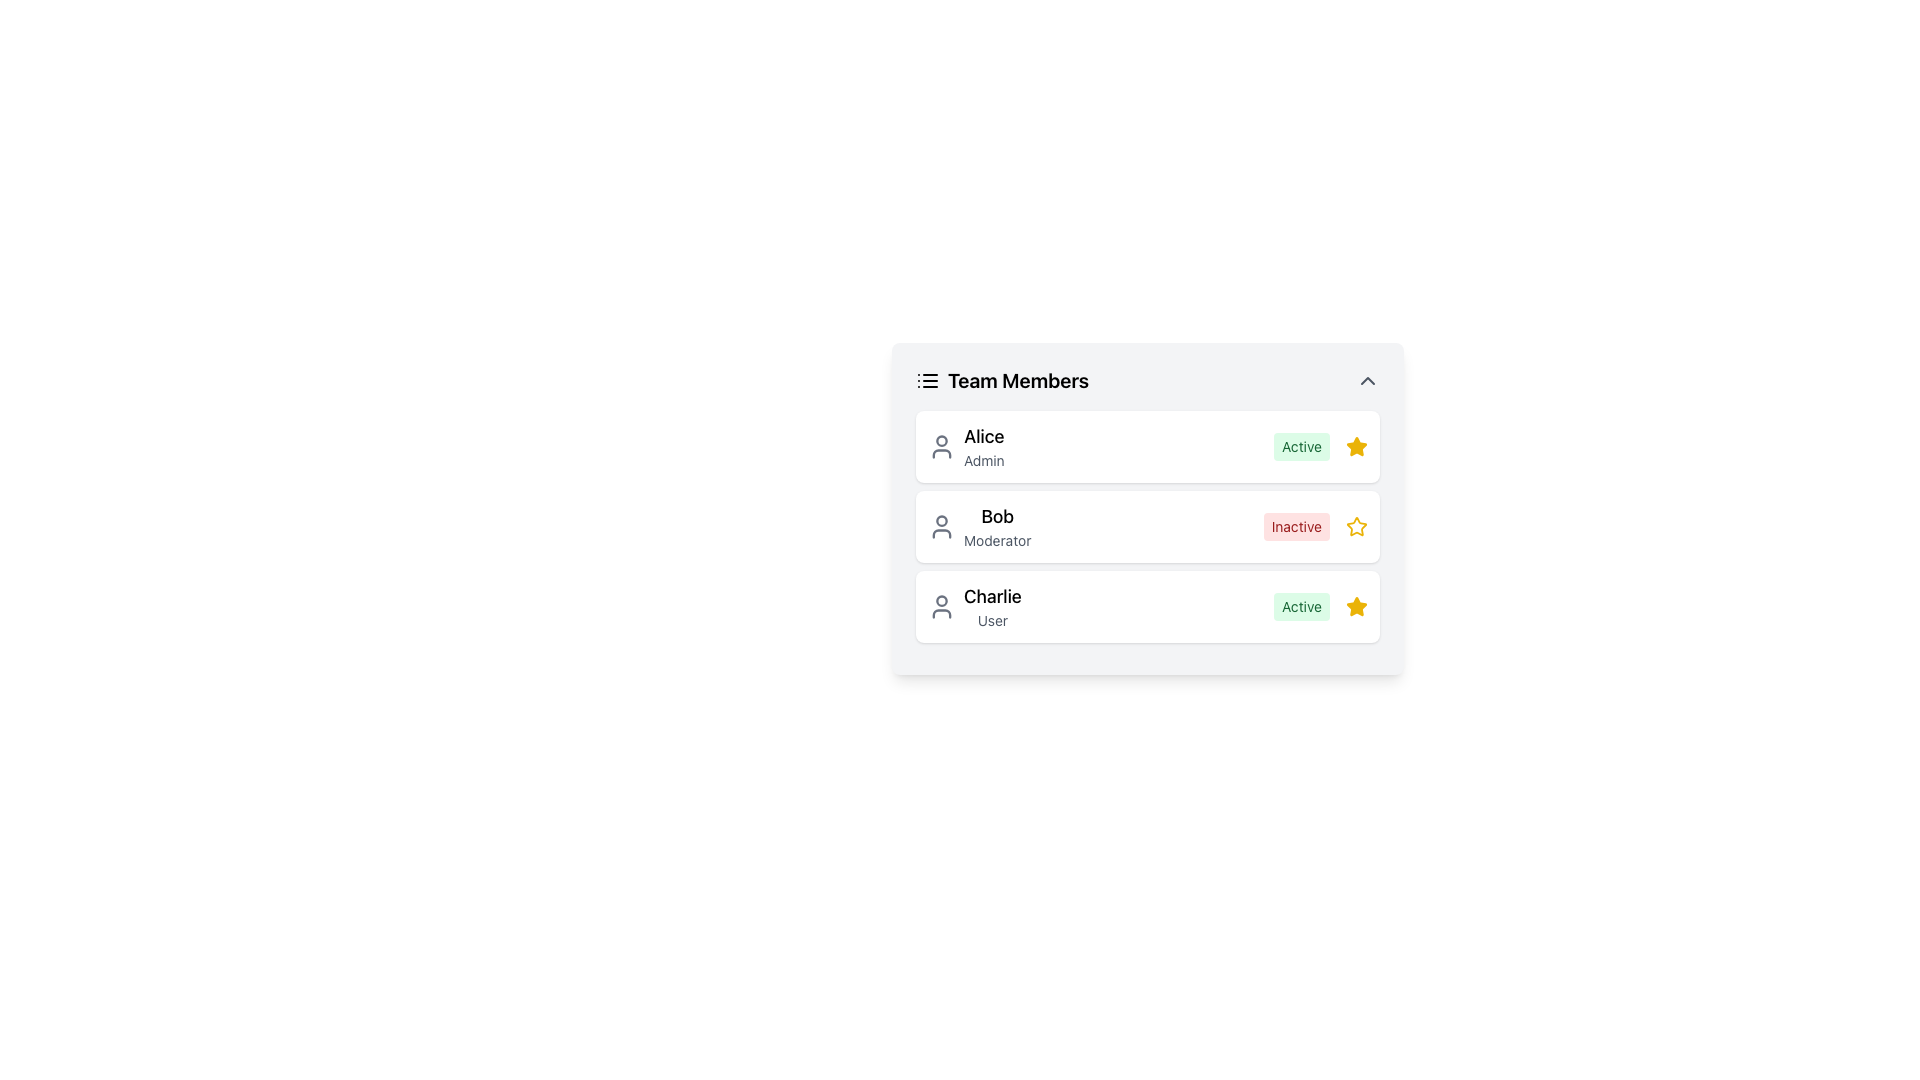 This screenshot has width=1920, height=1080. What do you see at coordinates (926, 381) in the screenshot?
I see `the list icon positioned to the left of the 'Team Members' heading` at bounding box center [926, 381].